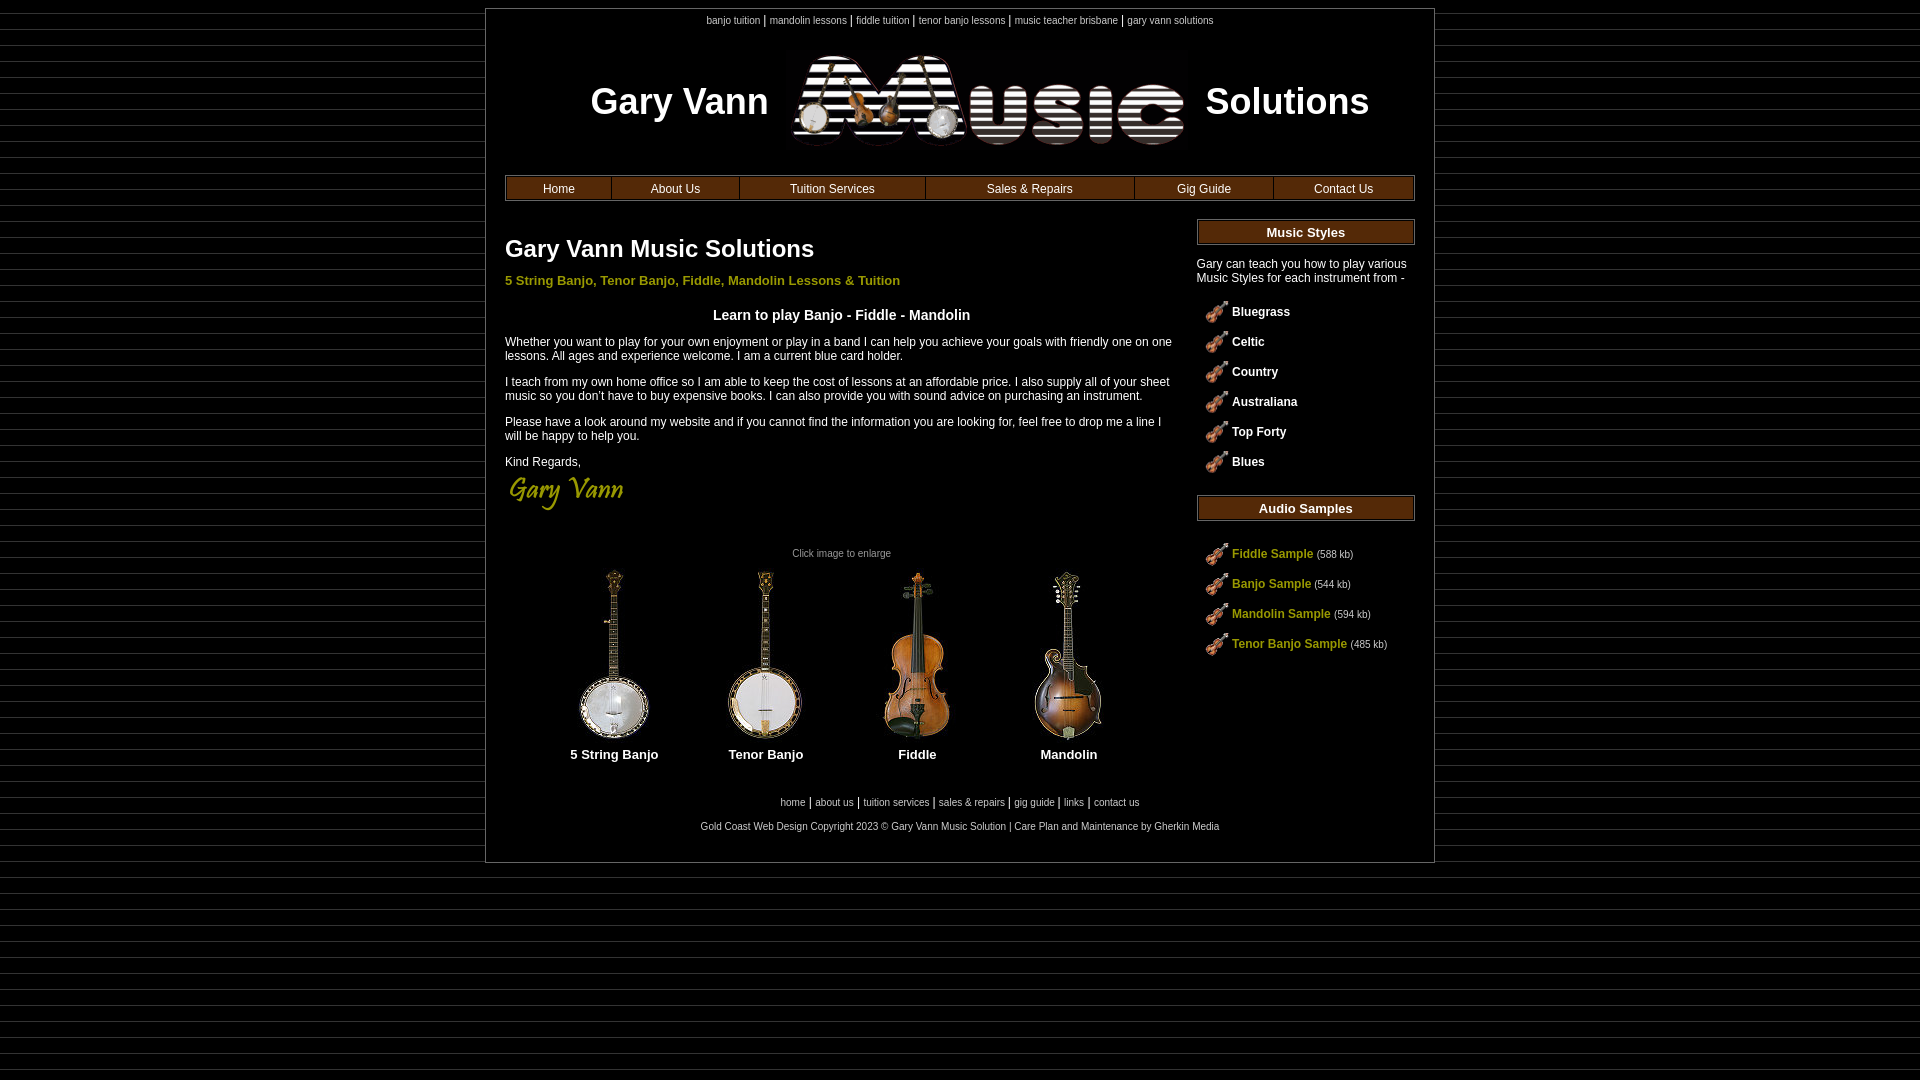 The image size is (1920, 1080). What do you see at coordinates (1035, 801) in the screenshot?
I see `'gig guide'` at bounding box center [1035, 801].